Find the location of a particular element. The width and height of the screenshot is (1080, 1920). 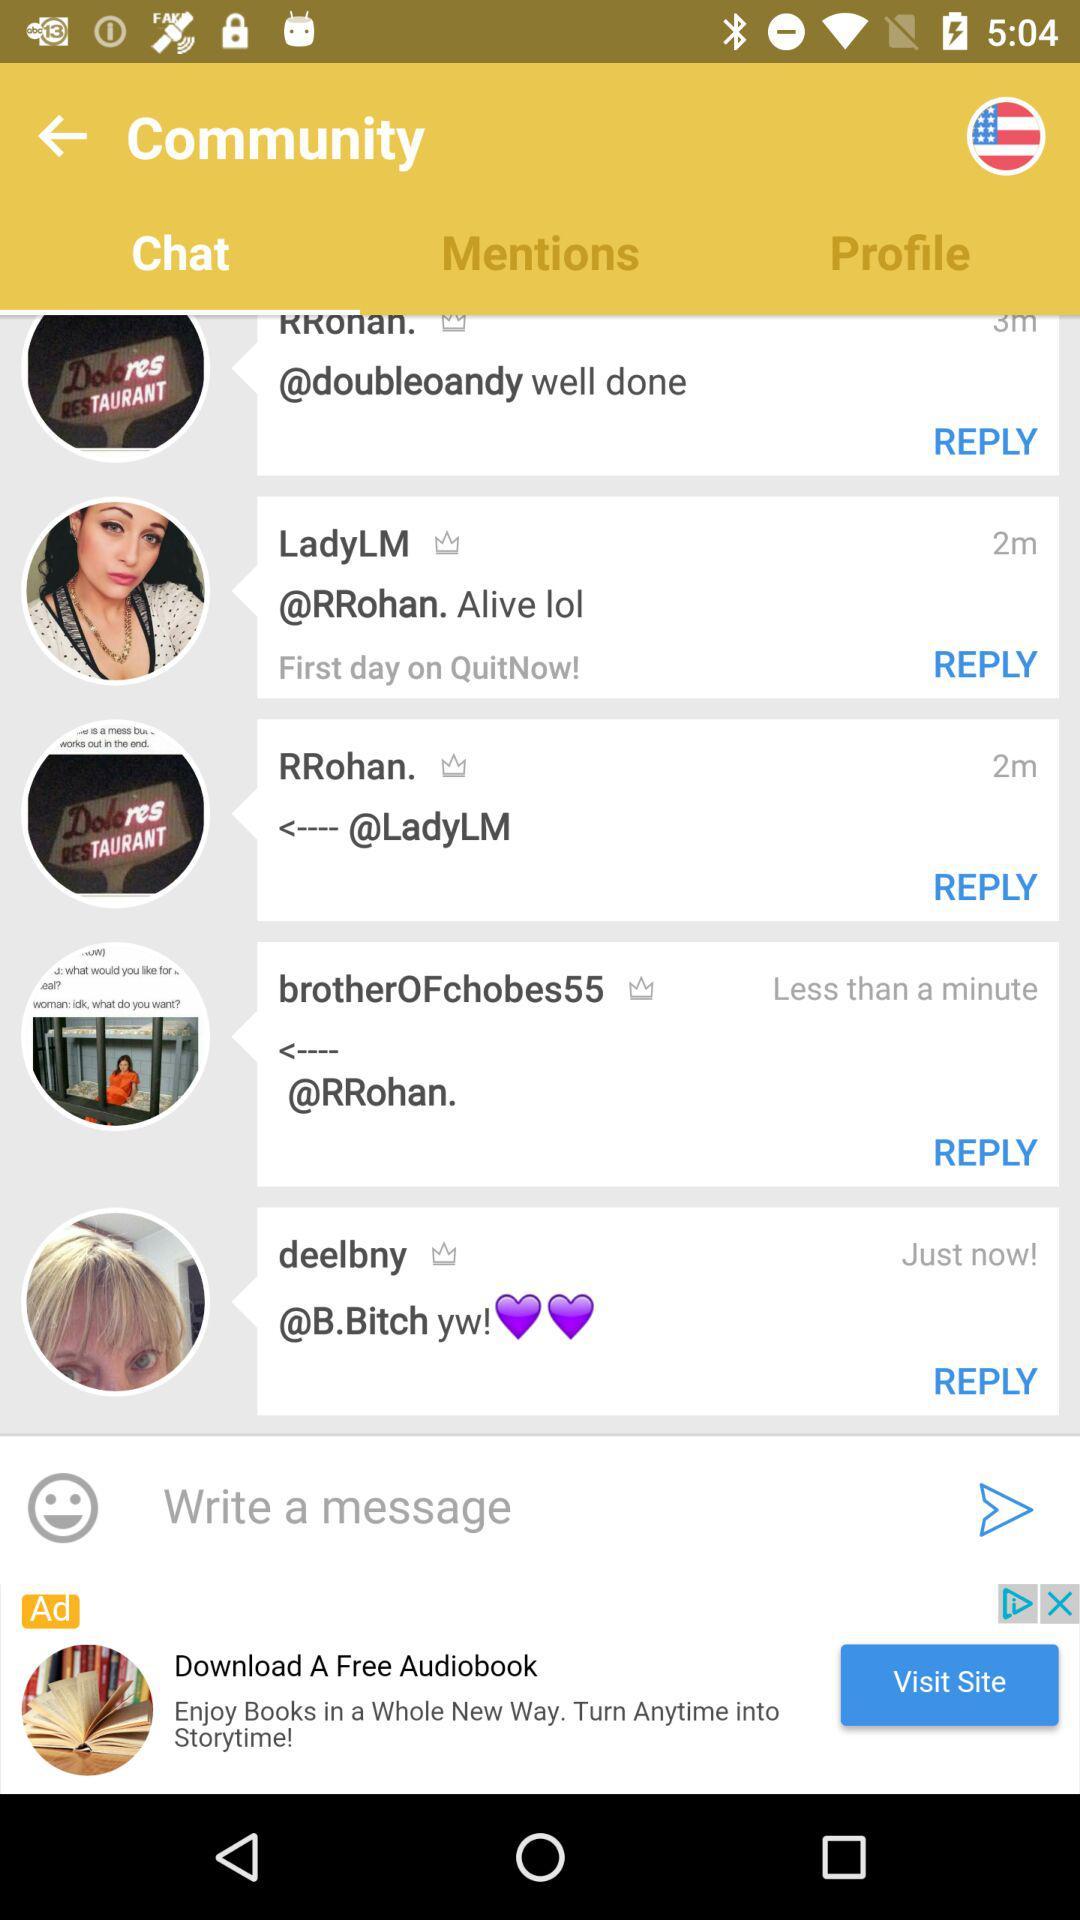

typing page is located at coordinates (528, 1507).